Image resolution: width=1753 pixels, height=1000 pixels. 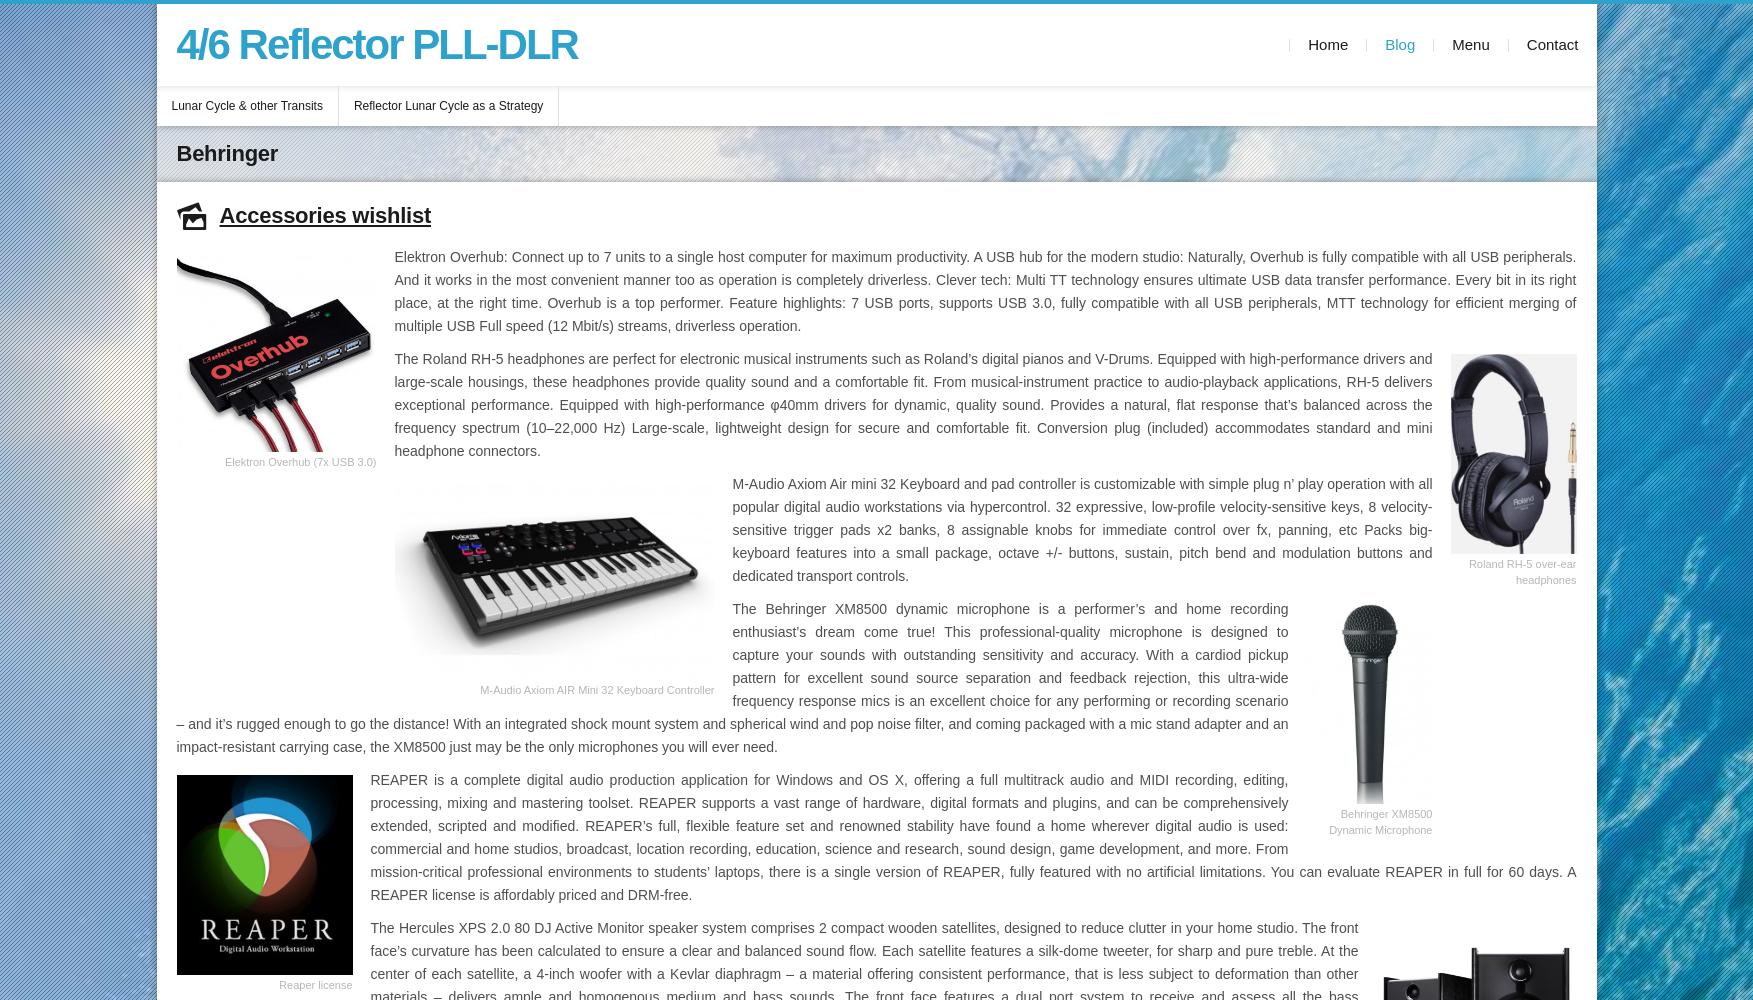 What do you see at coordinates (314, 984) in the screenshot?
I see `'Reaper license'` at bounding box center [314, 984].